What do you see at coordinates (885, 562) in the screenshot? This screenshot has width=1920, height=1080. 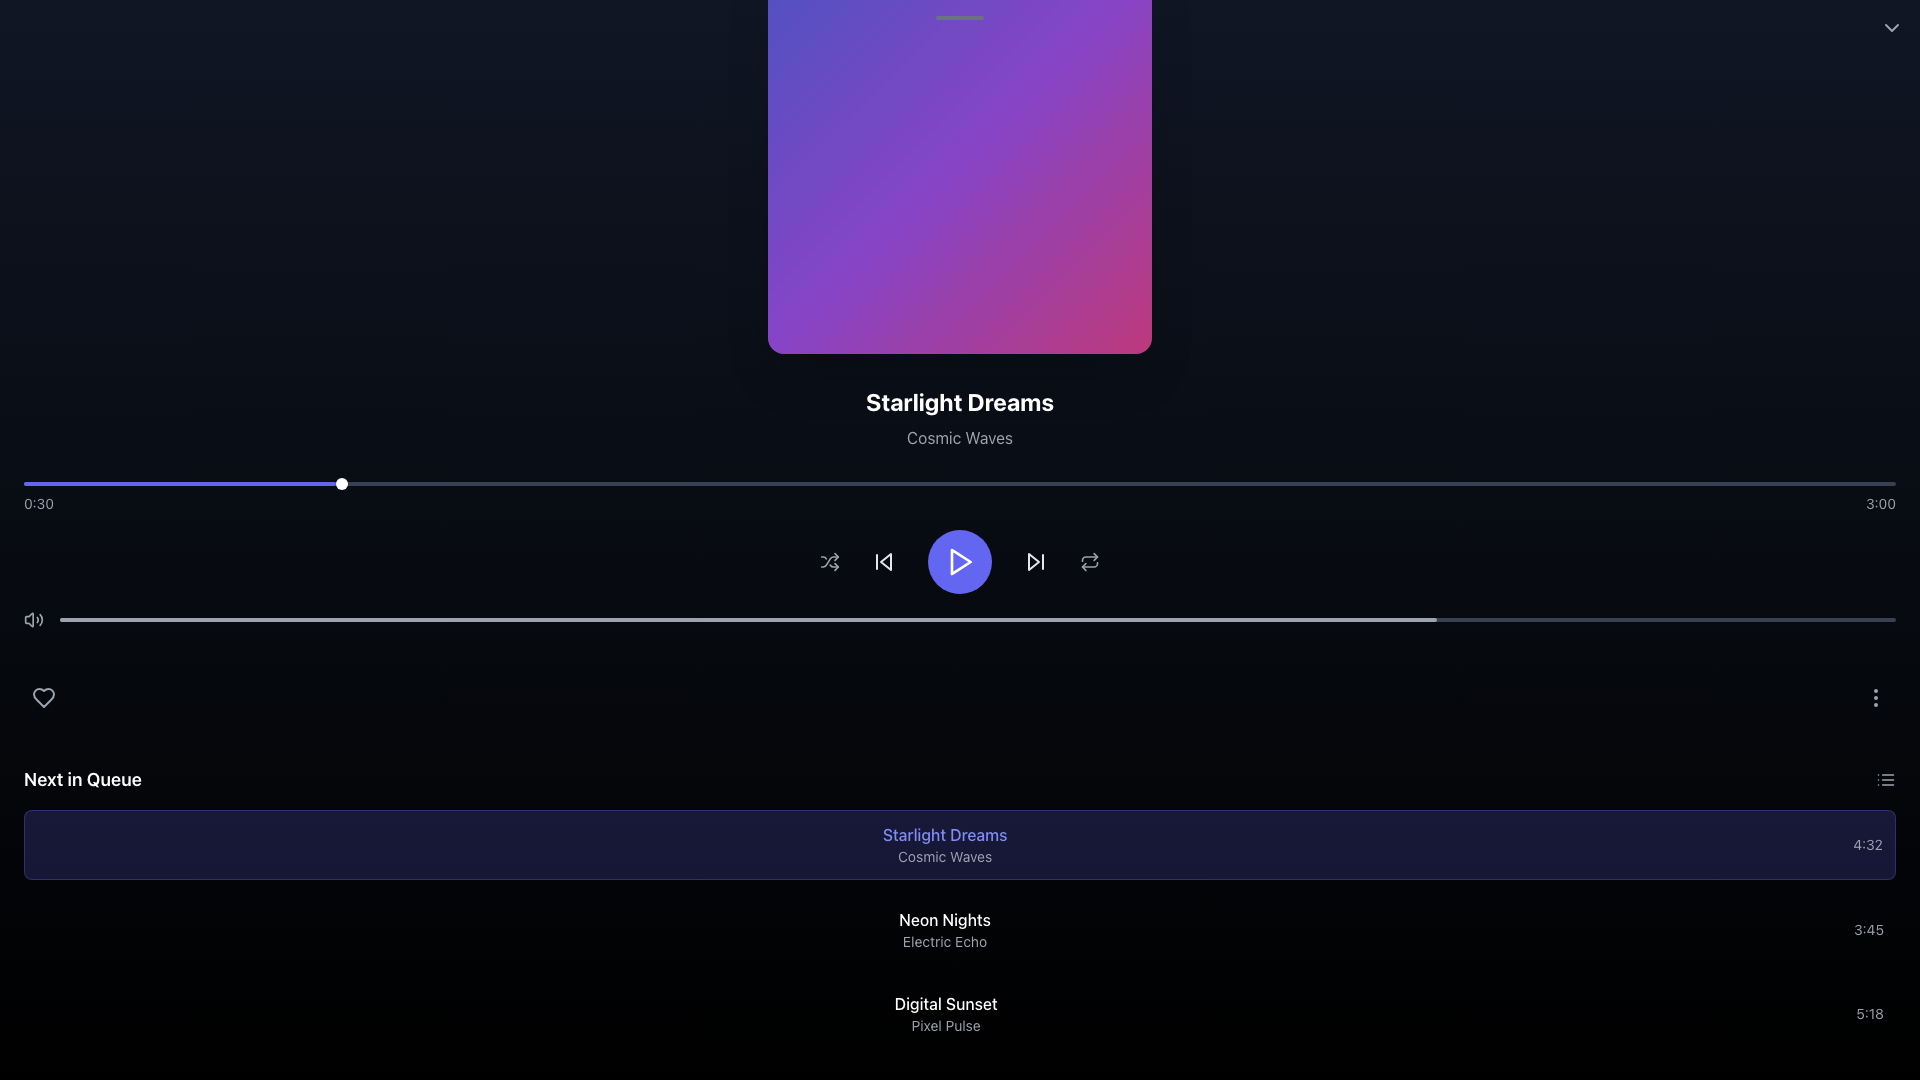 I see `the skip-back button in the music player's control bar` at bounding box center [885, 562].